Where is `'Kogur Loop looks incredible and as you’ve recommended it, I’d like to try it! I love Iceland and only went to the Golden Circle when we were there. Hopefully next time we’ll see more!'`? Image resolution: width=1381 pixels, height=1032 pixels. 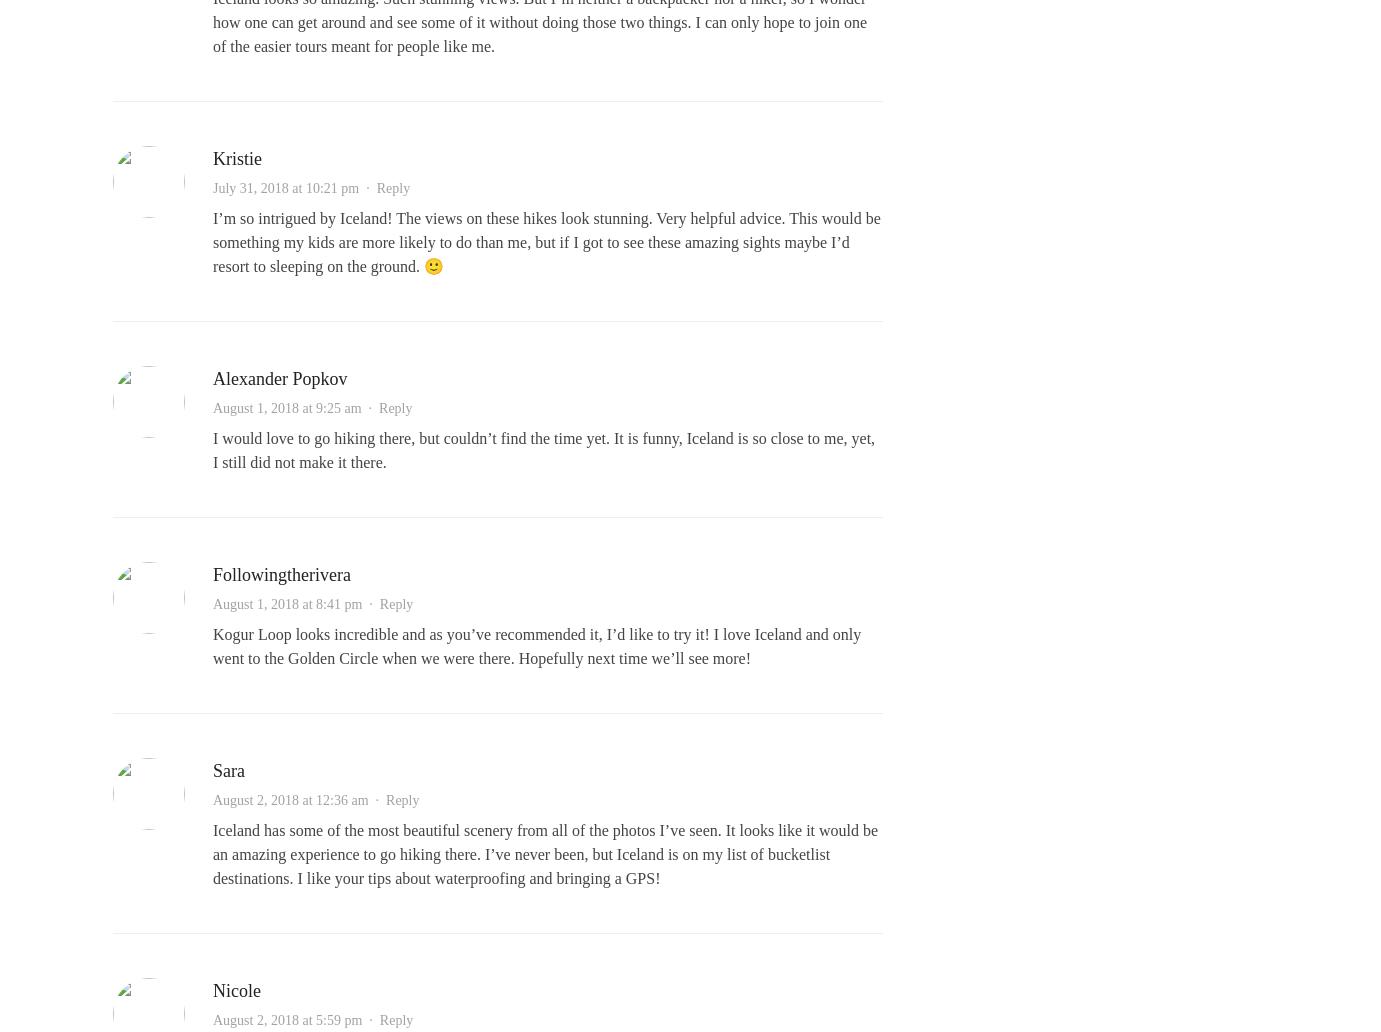
'Kogur Loop looks incredible and as you’ve recommended it, I’d like to try it! I love Iceland and only went to the Golden Circle when we were there. Hopefully next time we’ll see more!' is located at coordinates (535, 645).